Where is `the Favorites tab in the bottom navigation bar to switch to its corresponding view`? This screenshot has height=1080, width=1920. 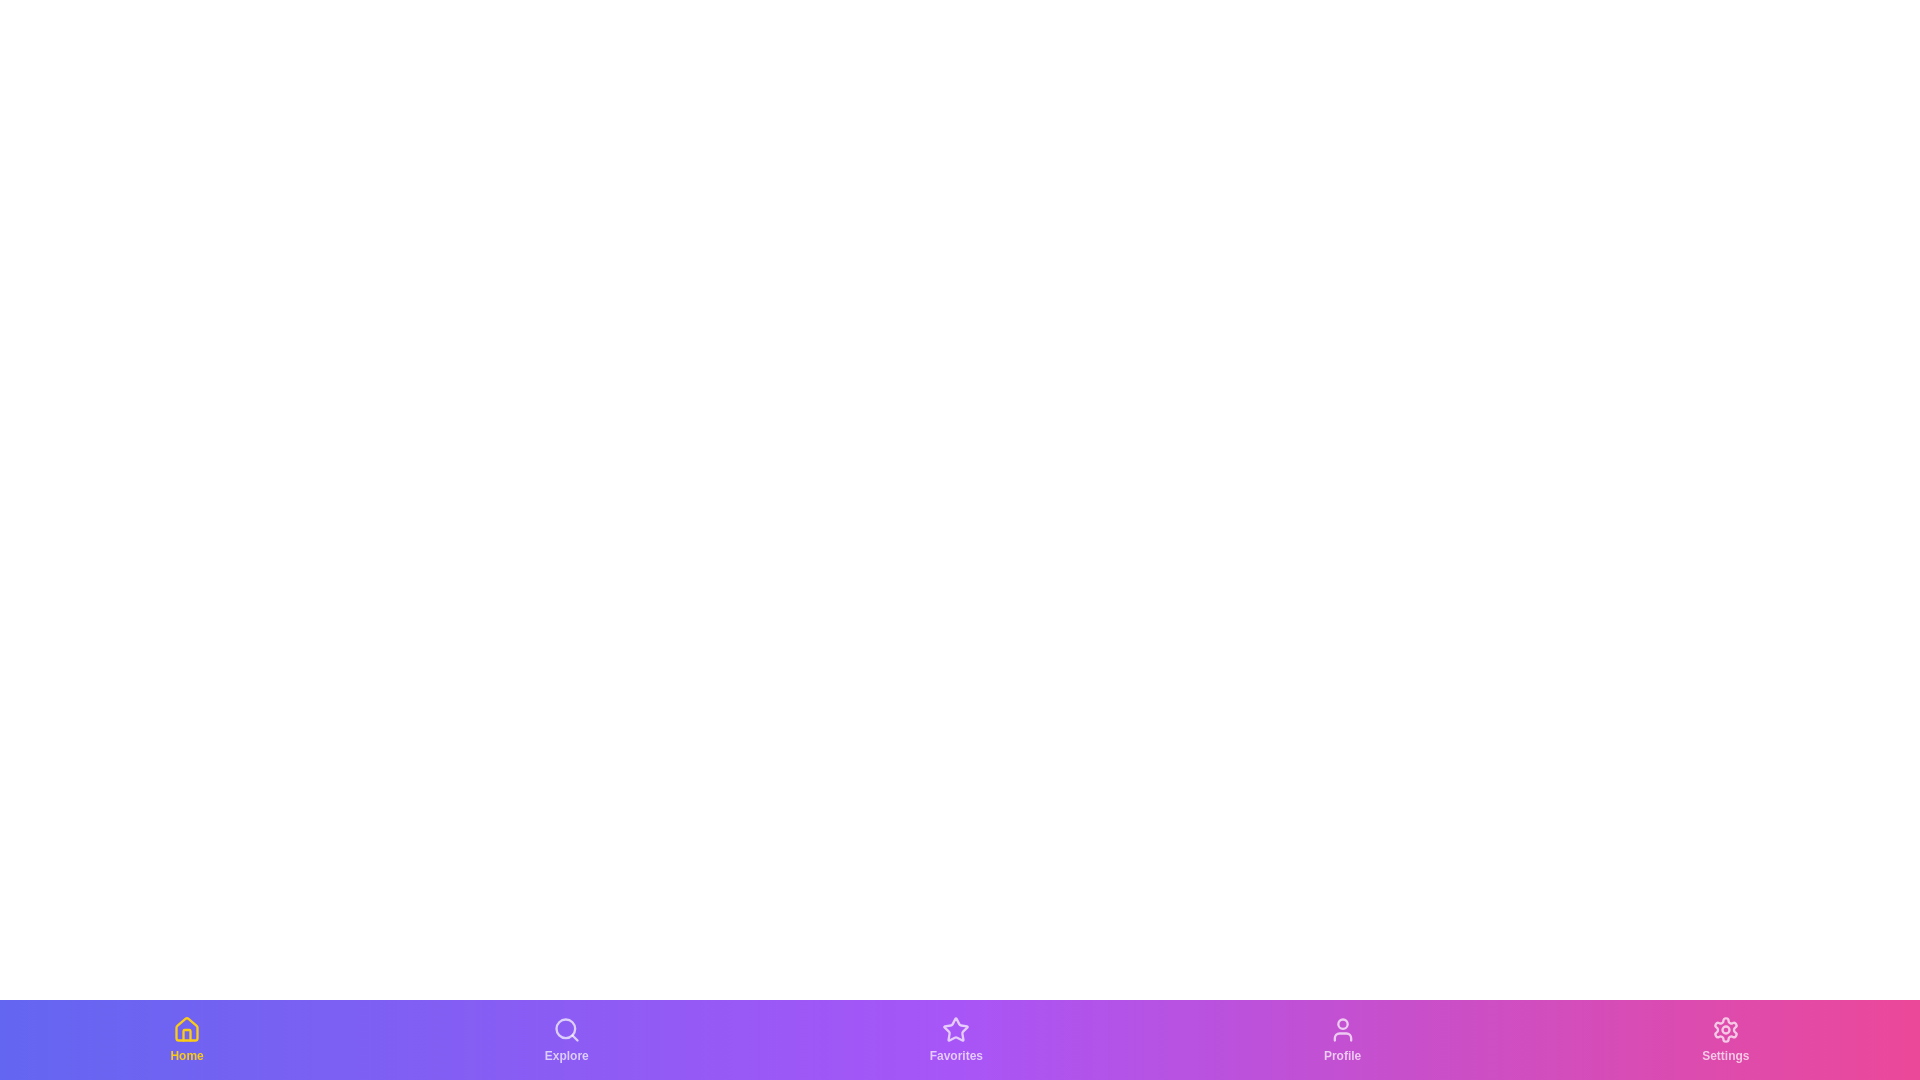 the Favorites tab in the bottom navigation bar to switch to its corresponding view is located at coordinates (955, 1039).